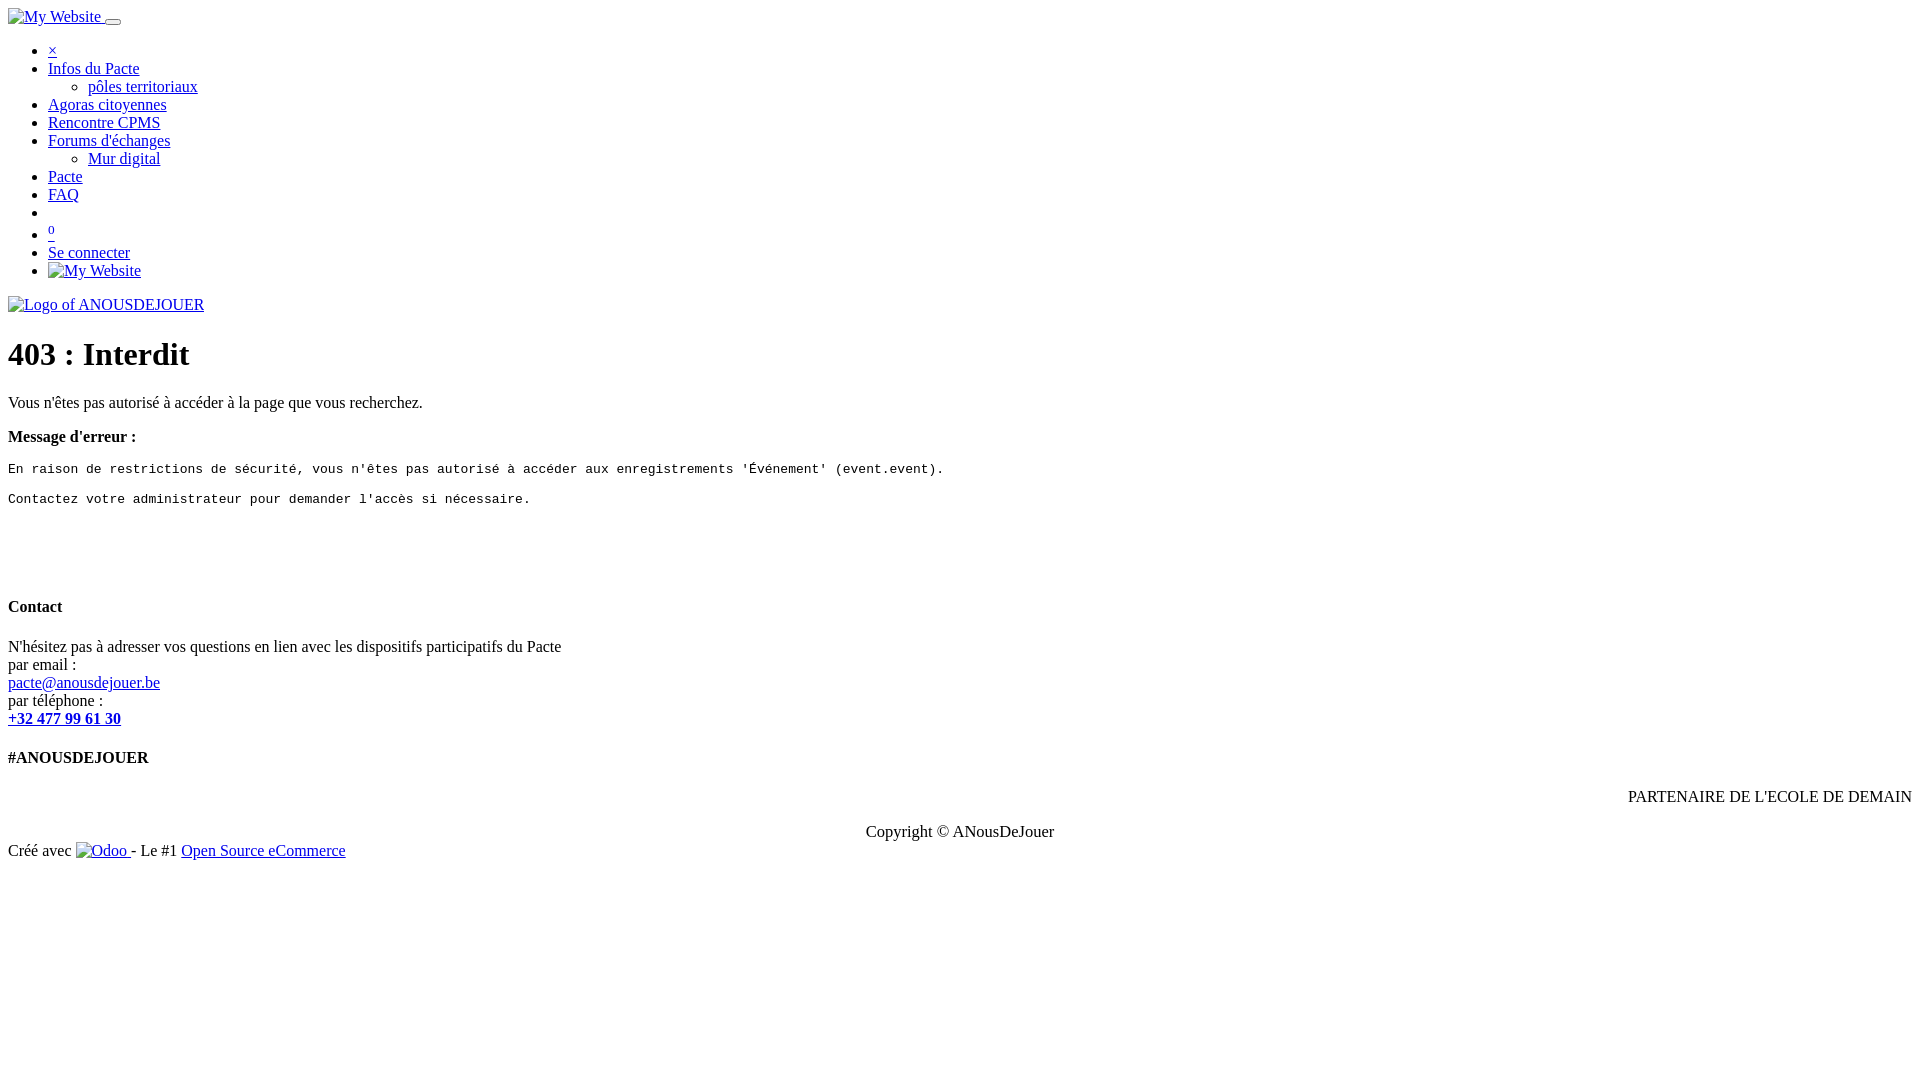 This screenshot has width=1920, height=1080. I want to click on '+32 477 99 61 30', so click(64, 717).